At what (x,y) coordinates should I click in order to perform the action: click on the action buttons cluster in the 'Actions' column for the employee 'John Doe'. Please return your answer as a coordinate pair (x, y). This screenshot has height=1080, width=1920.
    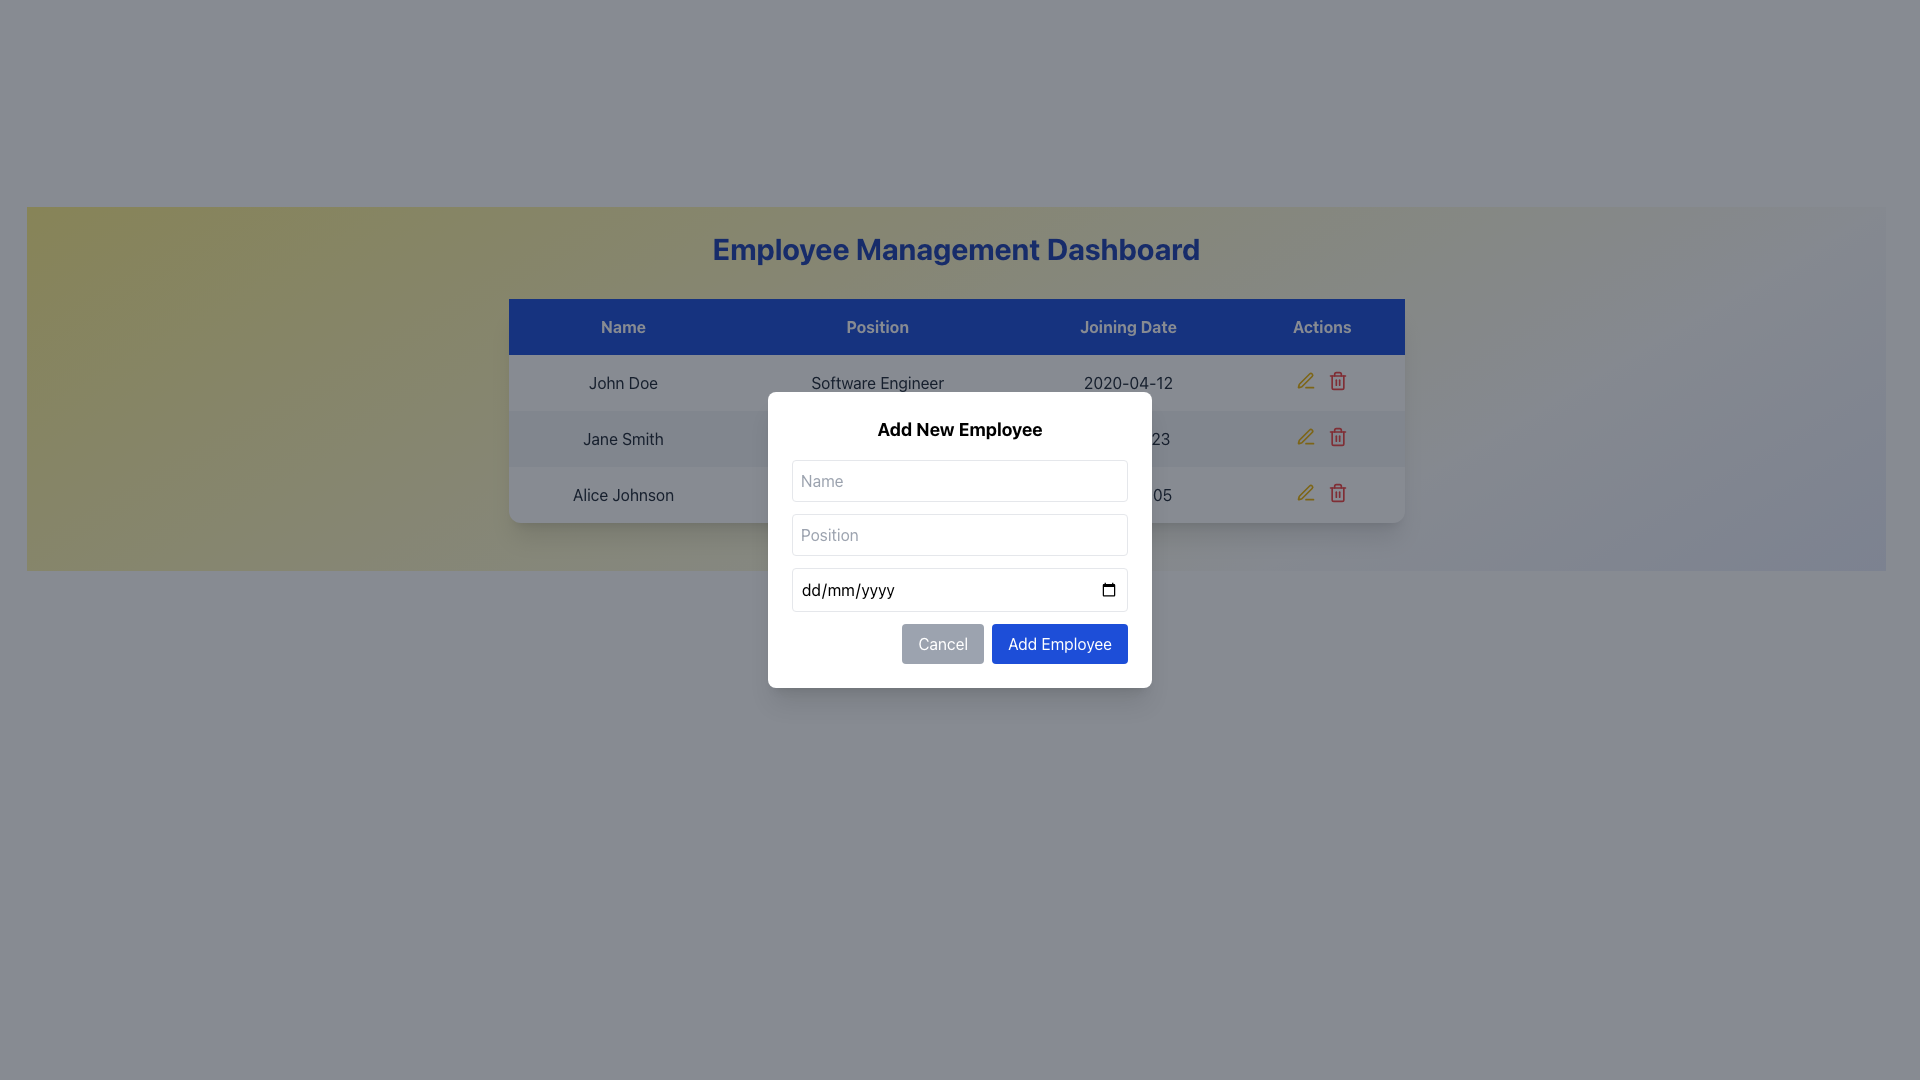
    Looking at the image, I should click on (1322, 381).